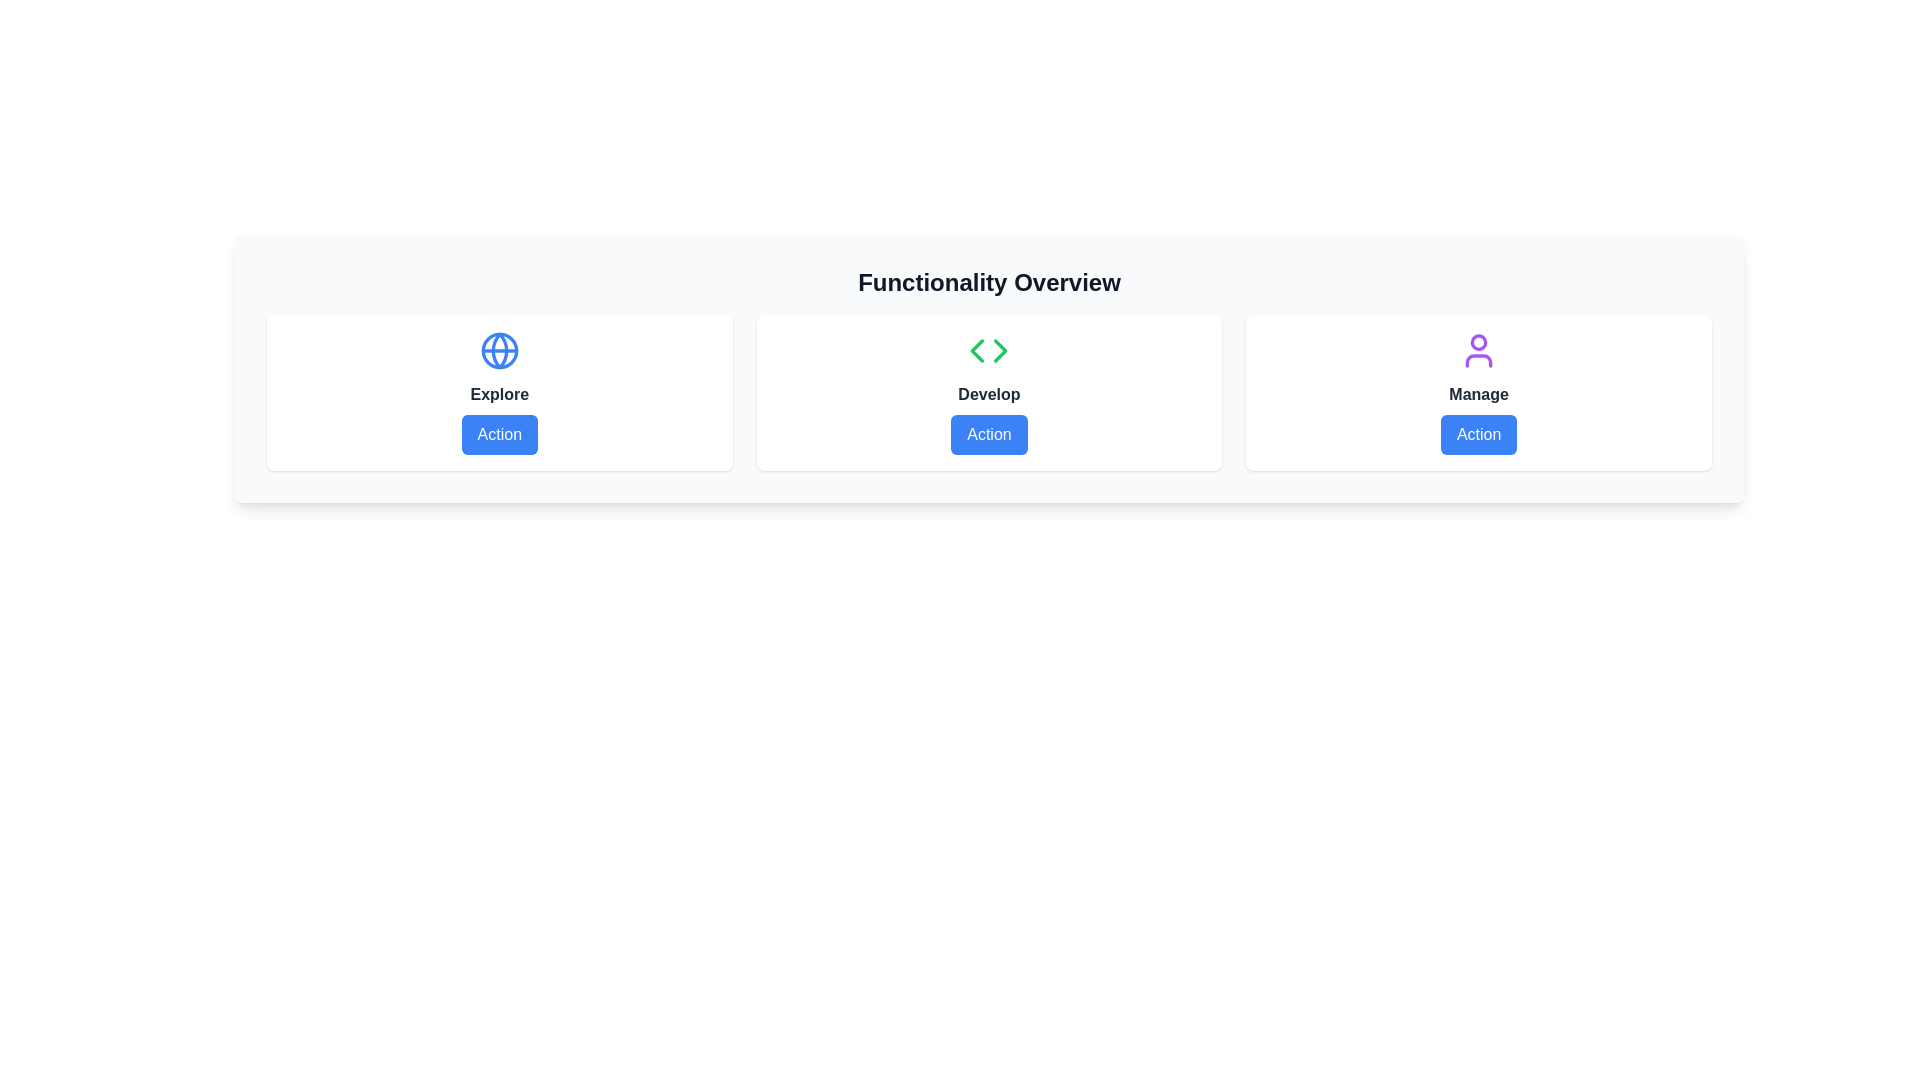  I want to click on the user profile icon located within the 'Manage' icon, which is the rightmost icon in the three-icon layout under 'Functionality Overview', so click(1479, 341).